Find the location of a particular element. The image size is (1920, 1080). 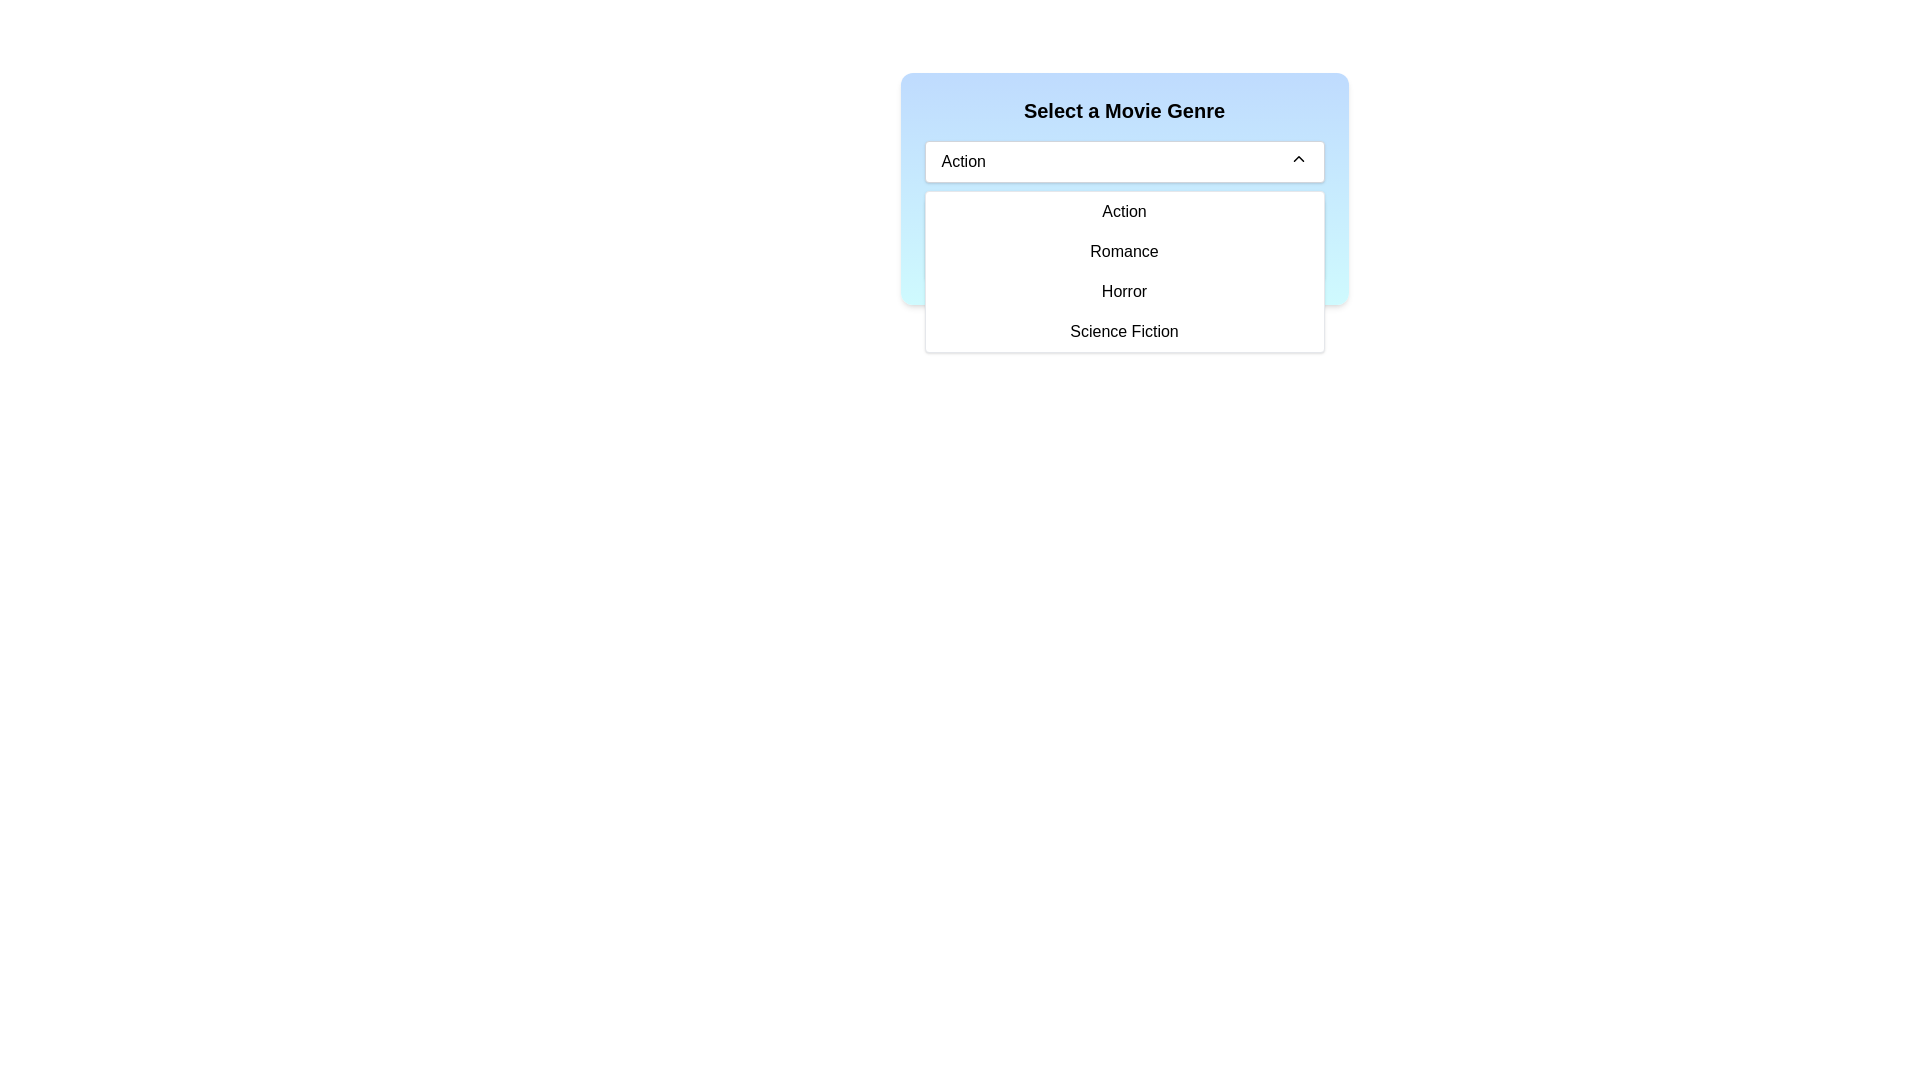

text displayed in the Label/Text Display that shows the word 'Action', which is positioned on the left side of the dropdown menu box is located at coordinates (963, 161).